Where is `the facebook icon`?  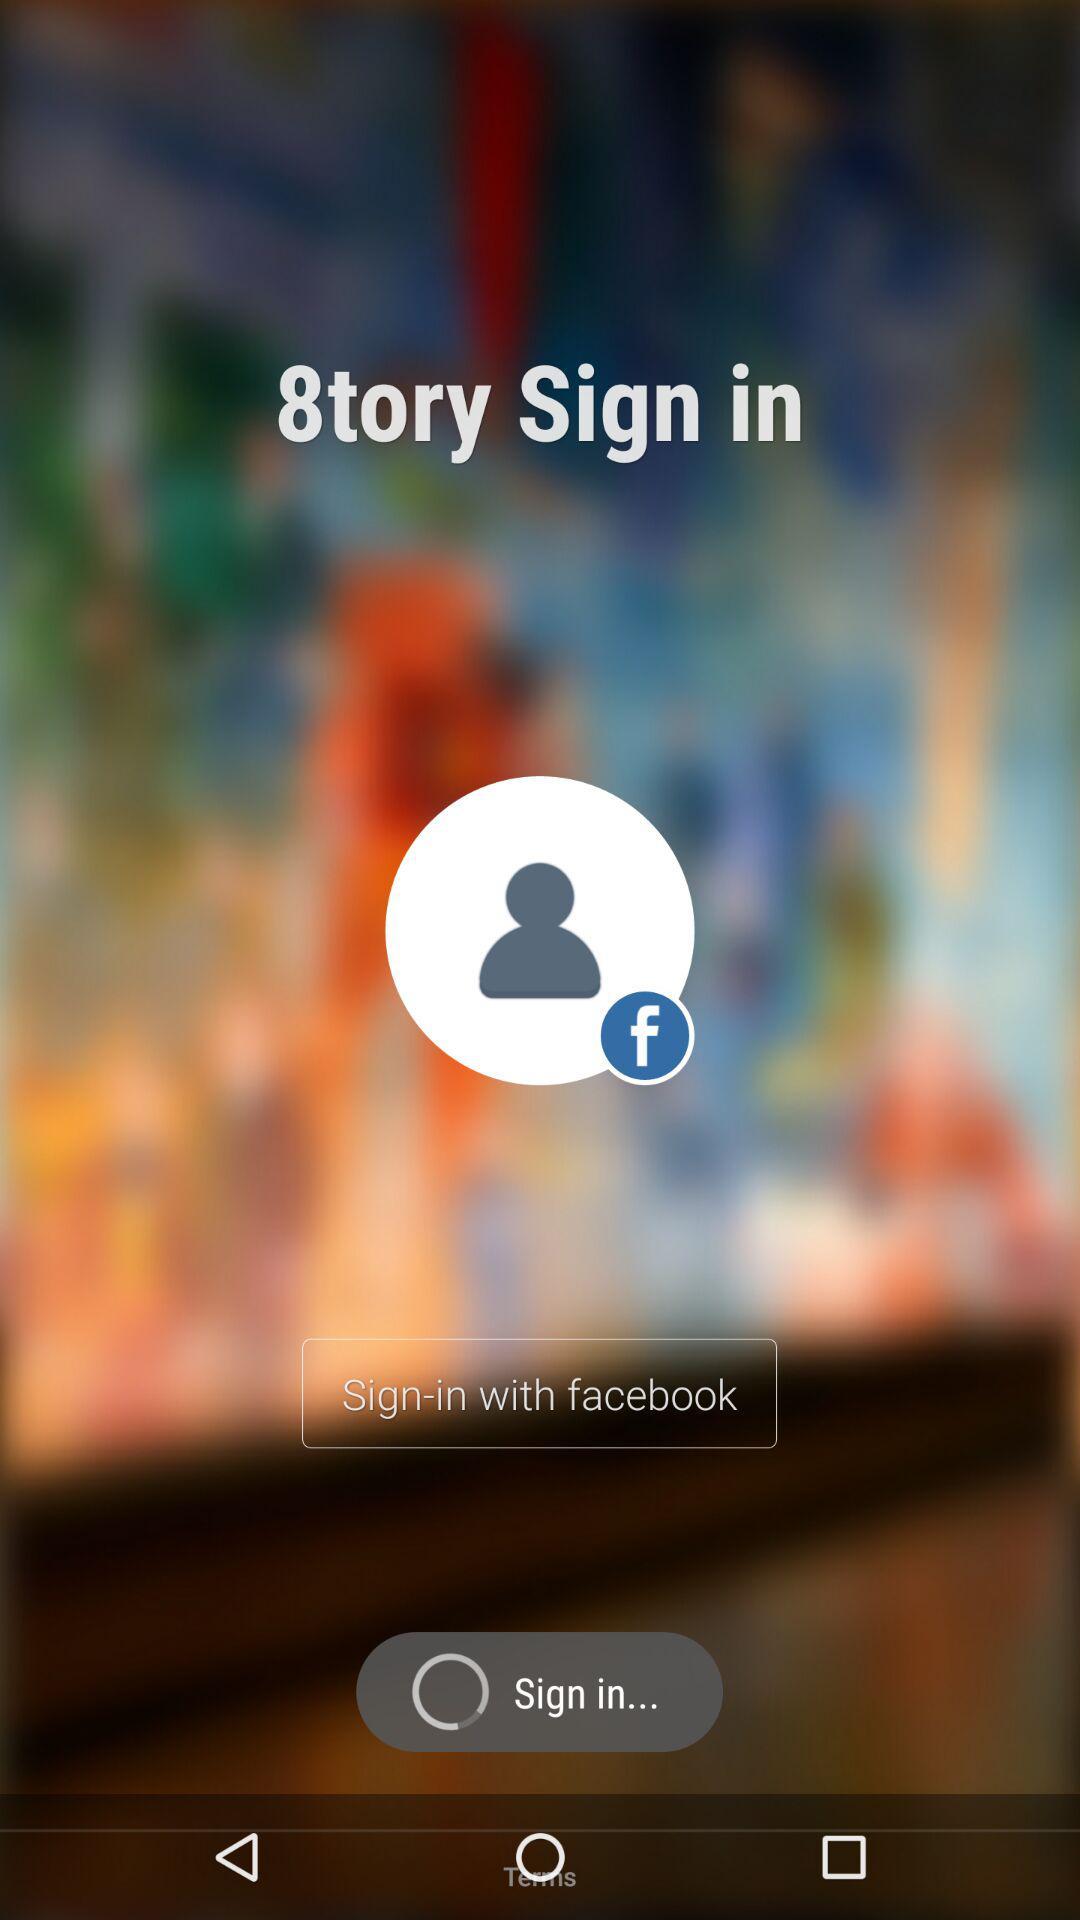 the facebook icon is located at coordinates (644, 1036).